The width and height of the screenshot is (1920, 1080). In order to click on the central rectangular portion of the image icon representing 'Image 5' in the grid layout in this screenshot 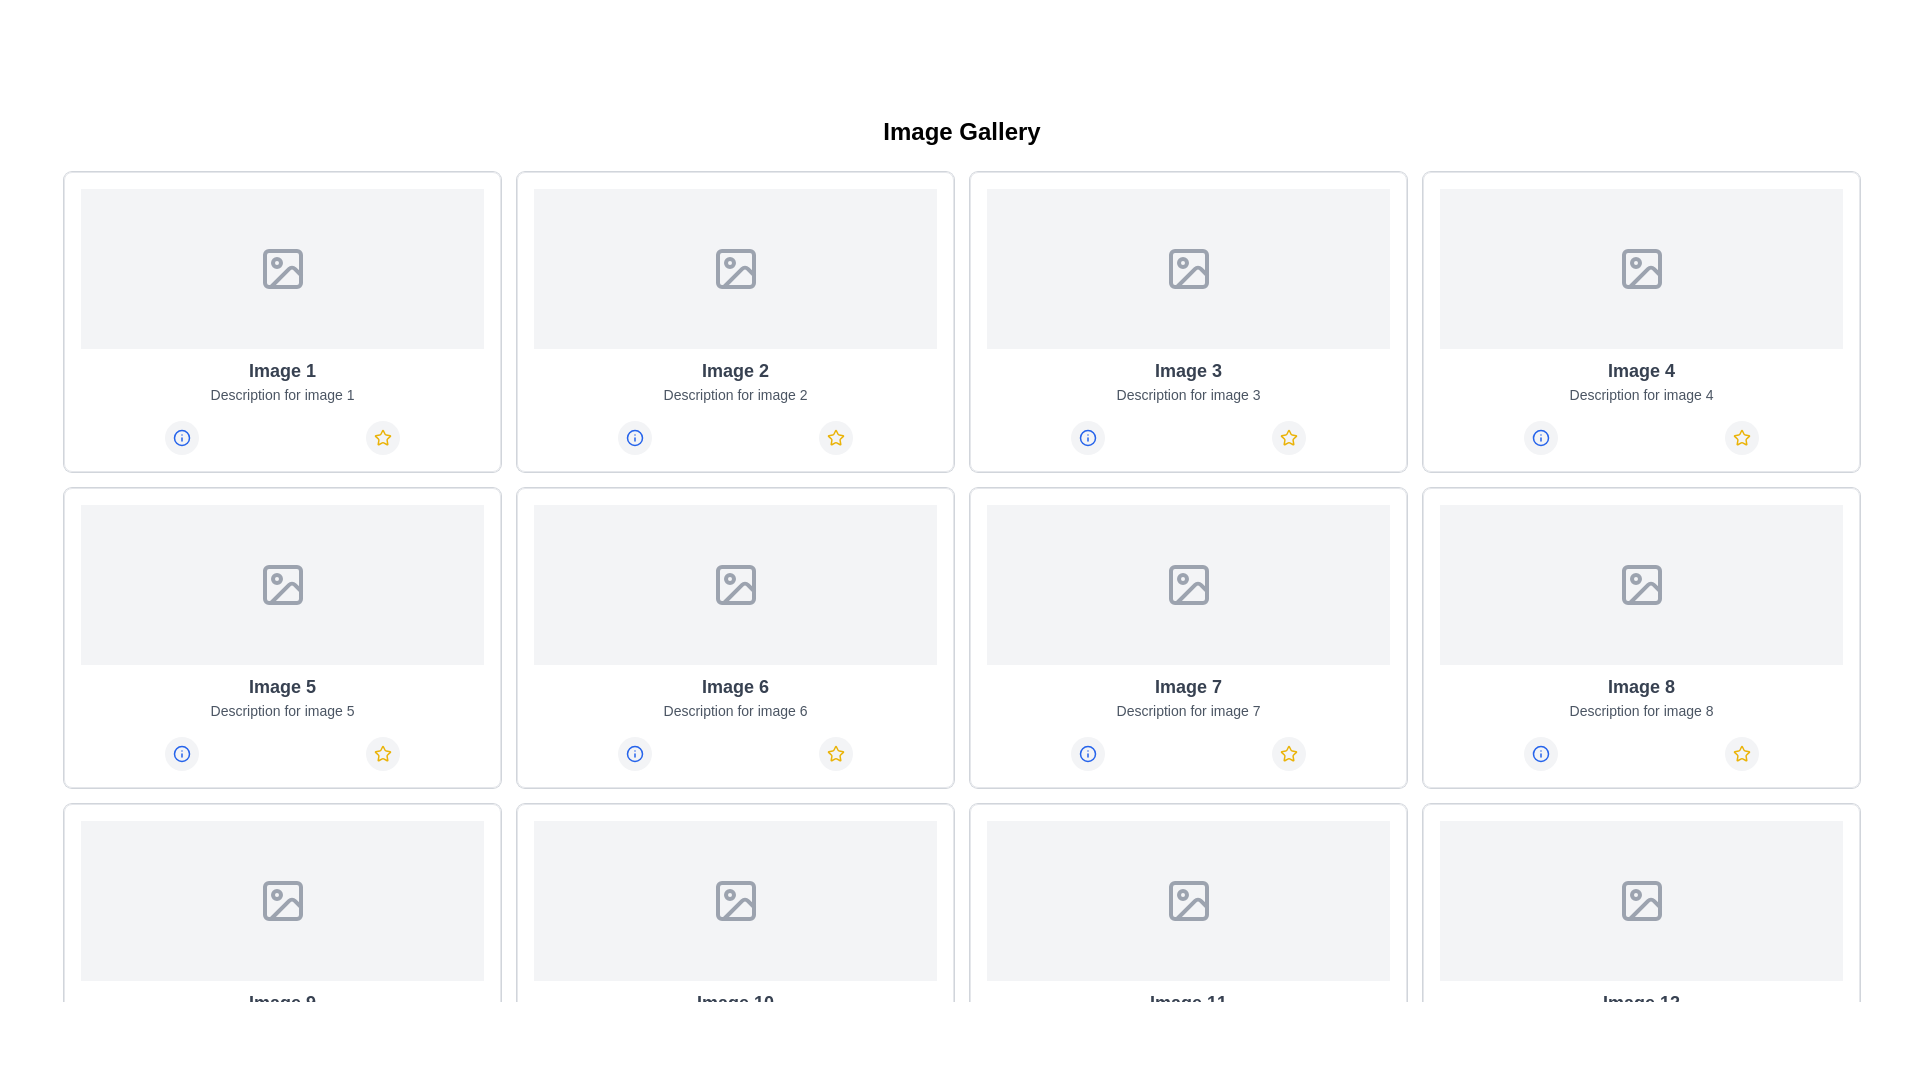, I will do `click(281, 585)`.